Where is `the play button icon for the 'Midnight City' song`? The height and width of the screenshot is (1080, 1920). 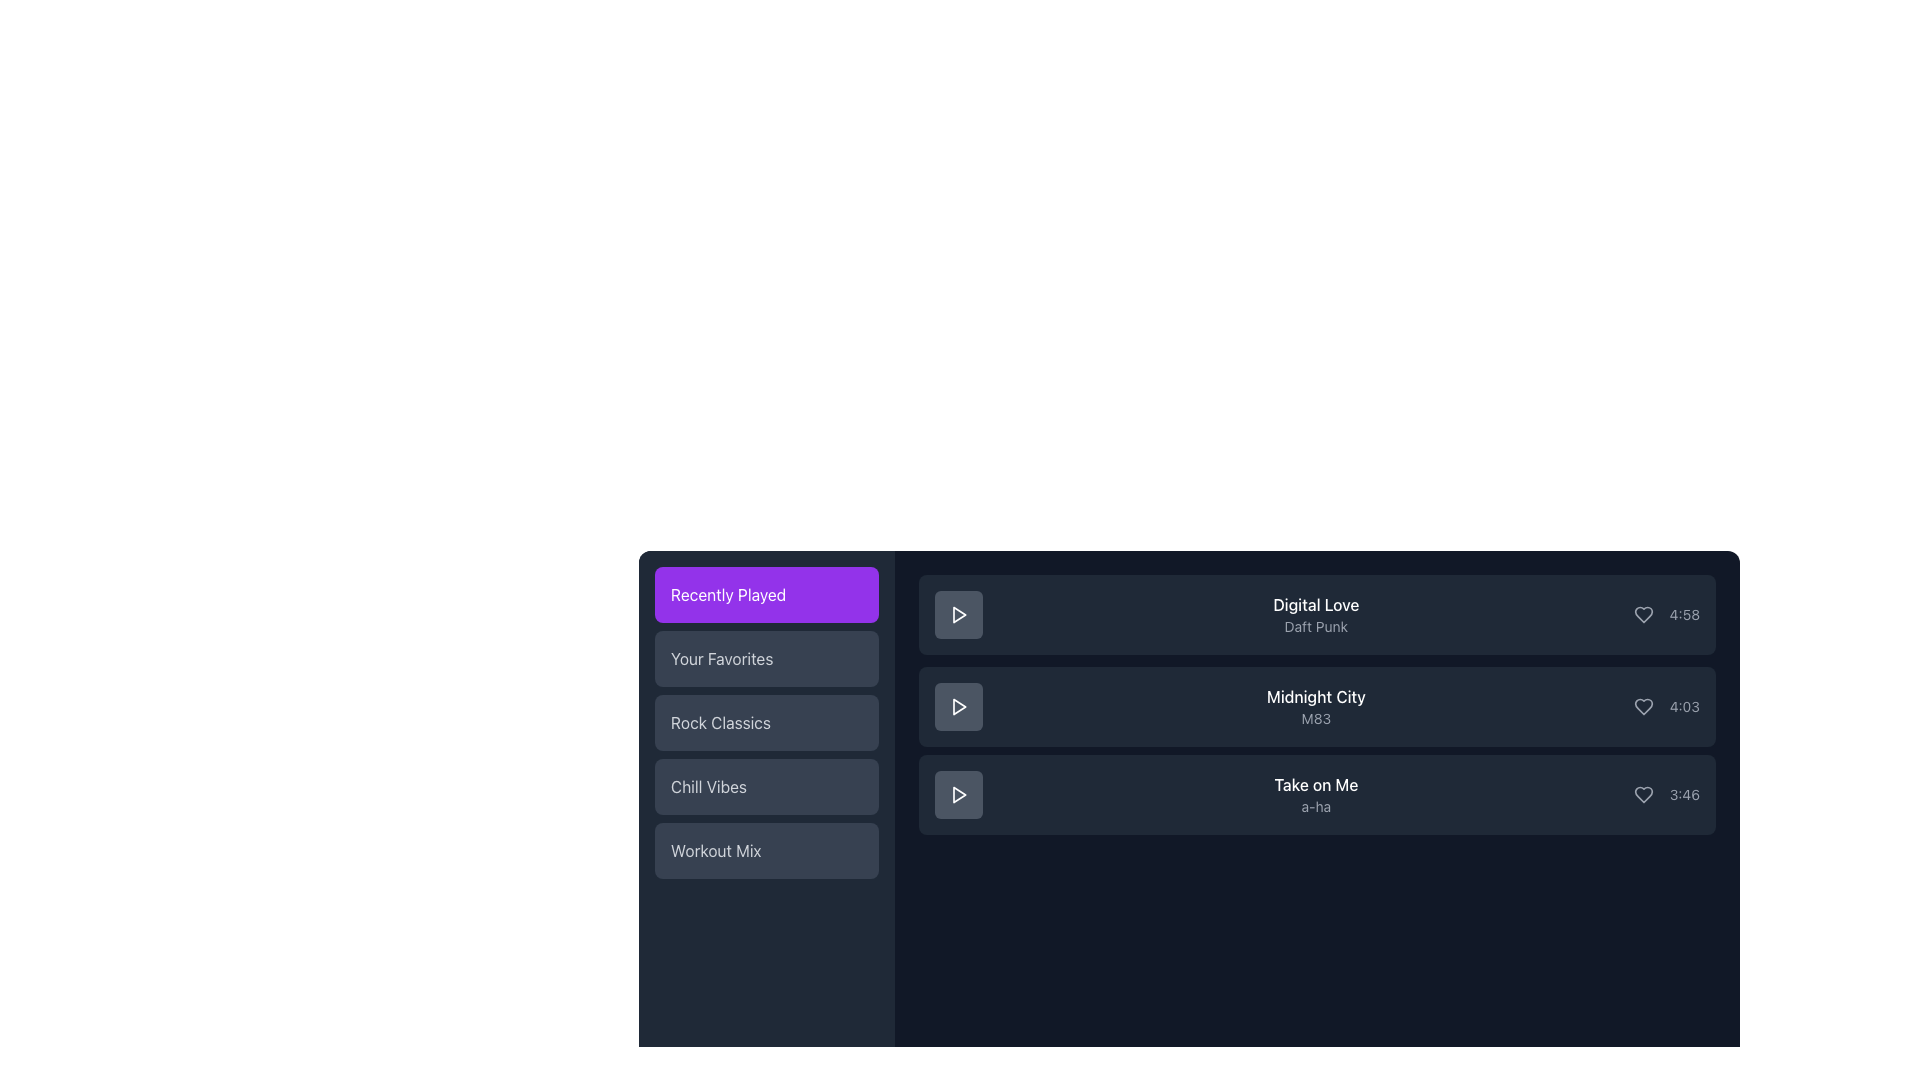
the play button icon for the 'Midnight City' song is located at coordinates (958, 705).